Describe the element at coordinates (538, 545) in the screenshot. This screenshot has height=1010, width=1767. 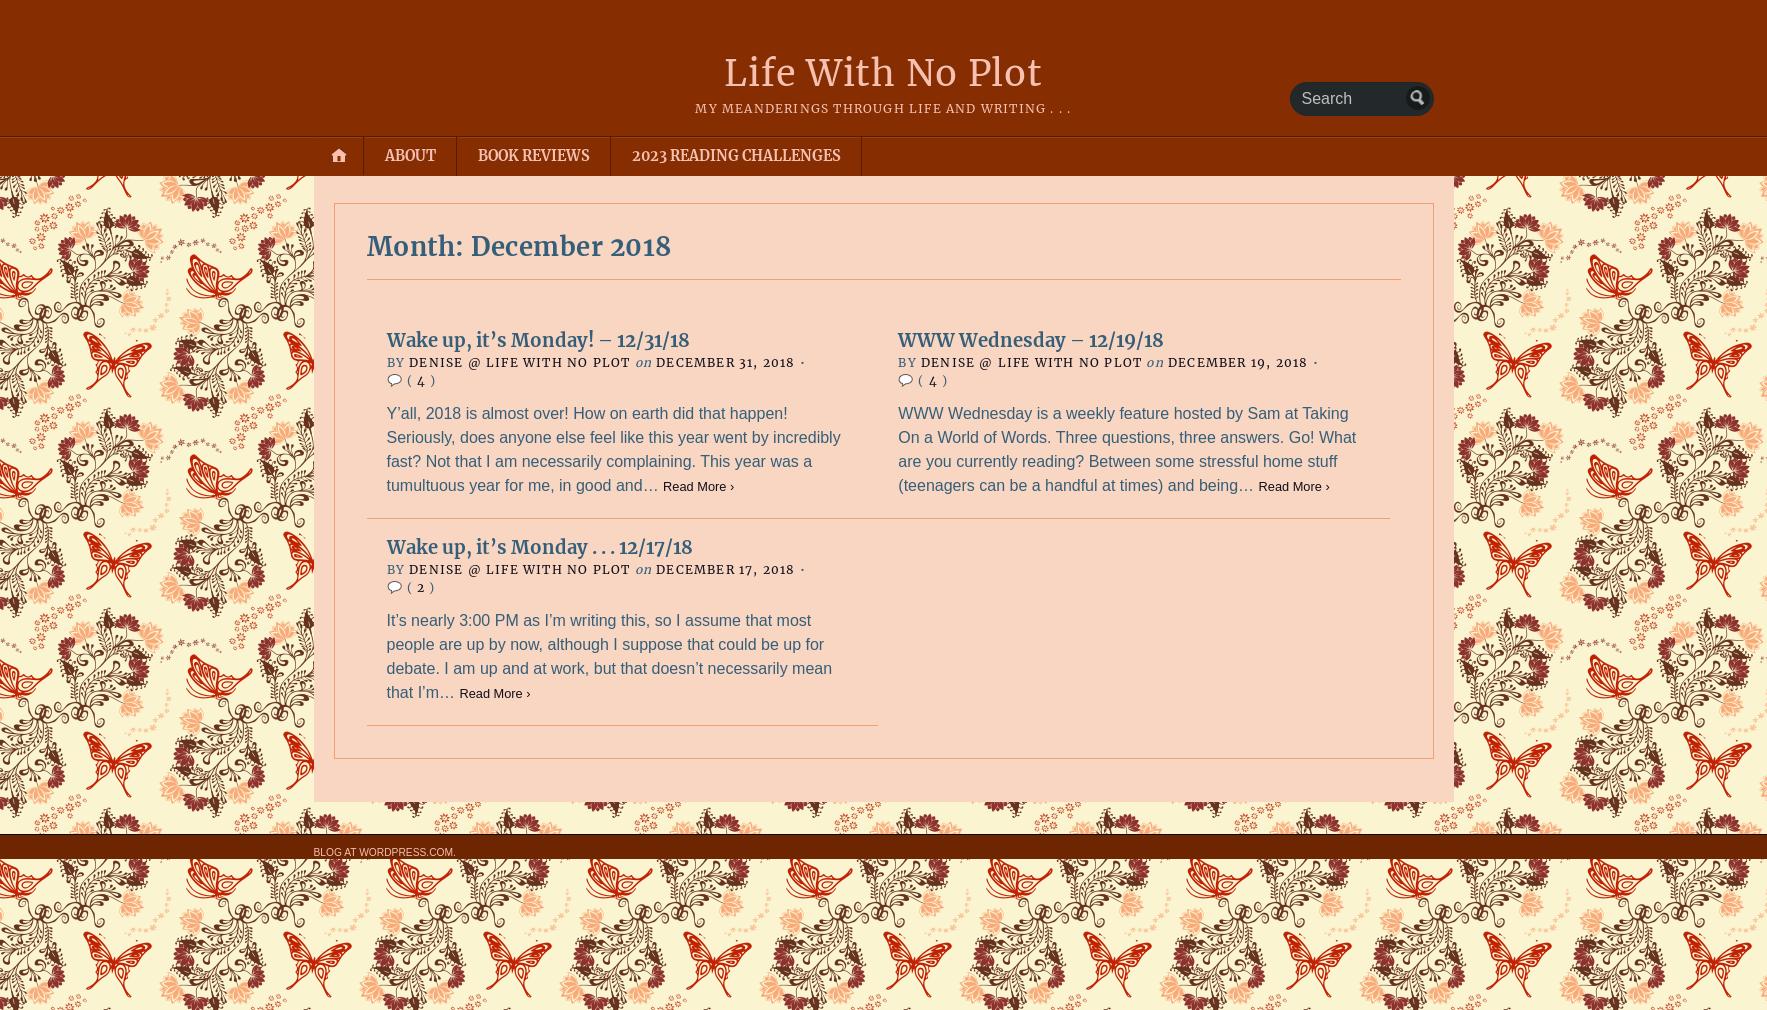
I see `'Wake up, it’s Monday . . . 12/17/18'` at that location.